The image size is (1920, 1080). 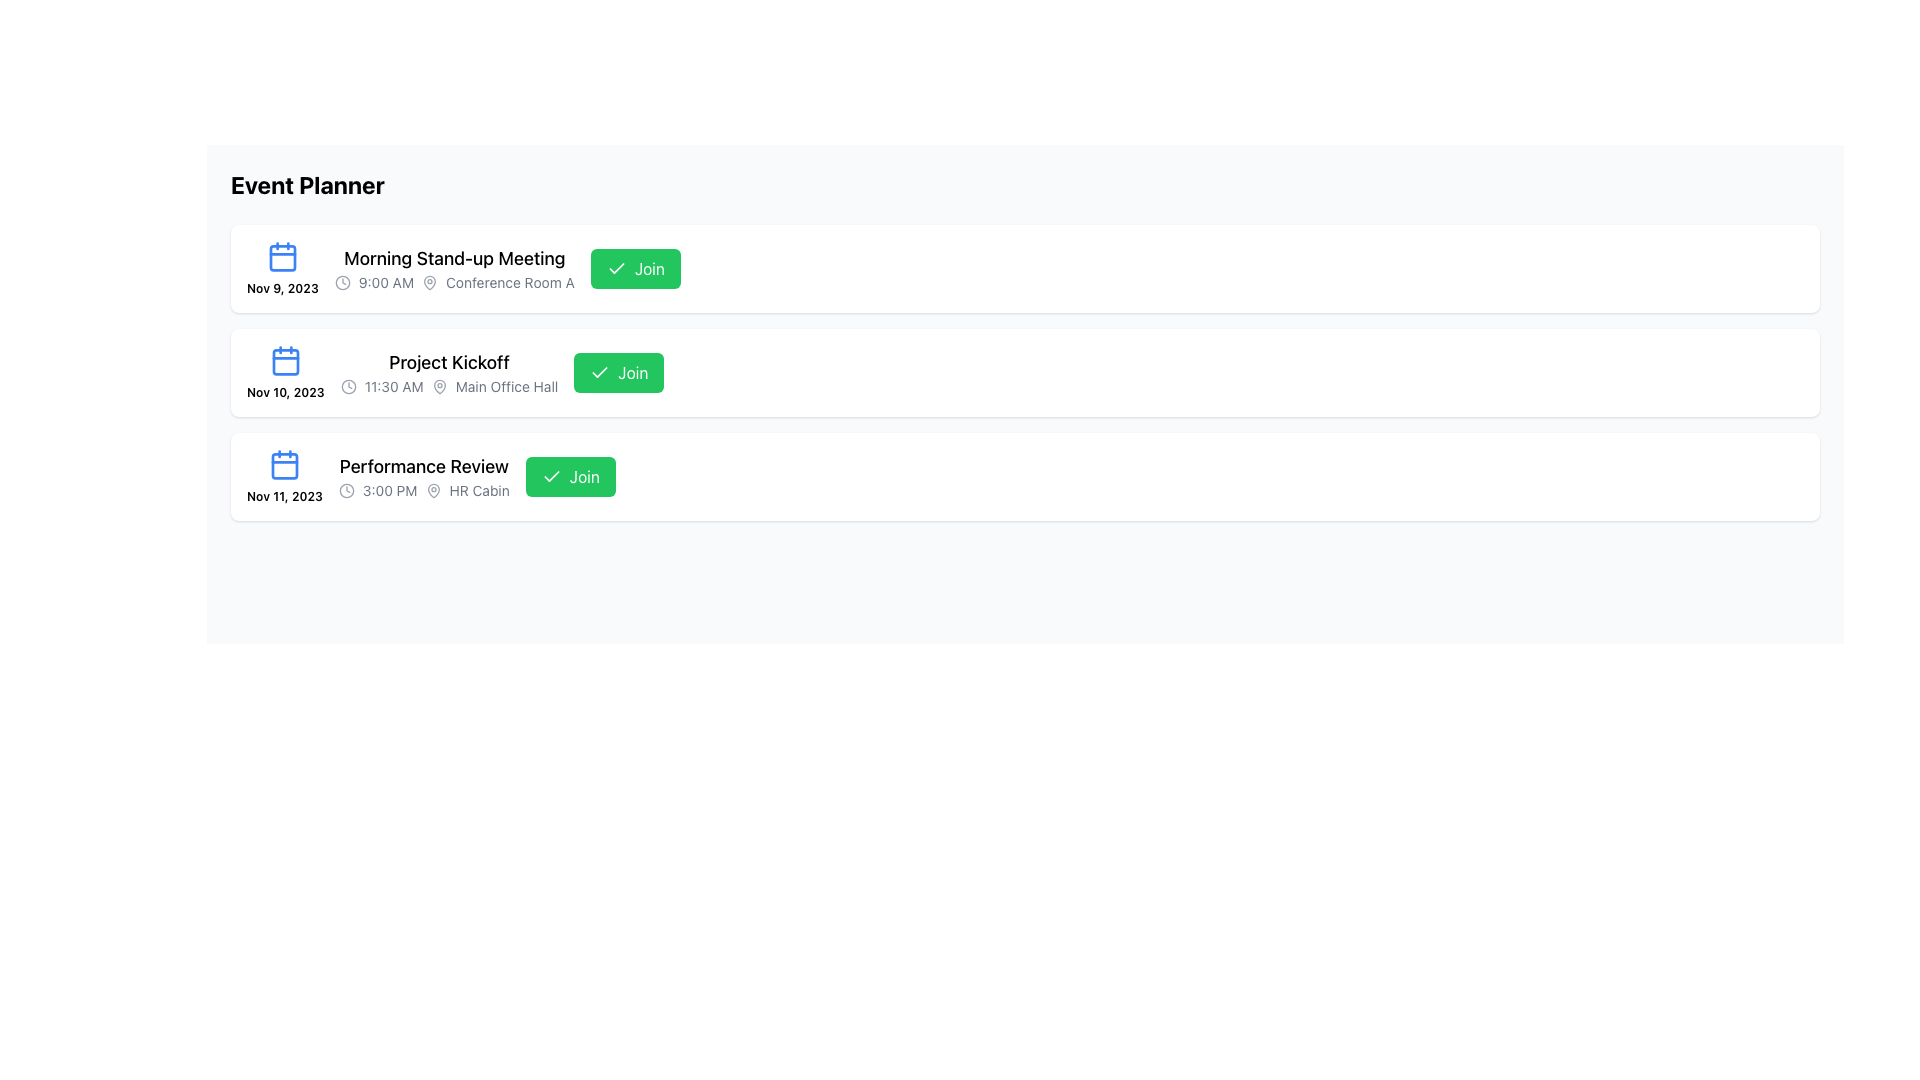 What do you see at coordinates (394, 386) in the screenshot?
I see `the textual label displaying '11:30 AM' which is positioned to the left of the location information in the 'Project Kickoff' event listing` at bounding box center [394, 386].